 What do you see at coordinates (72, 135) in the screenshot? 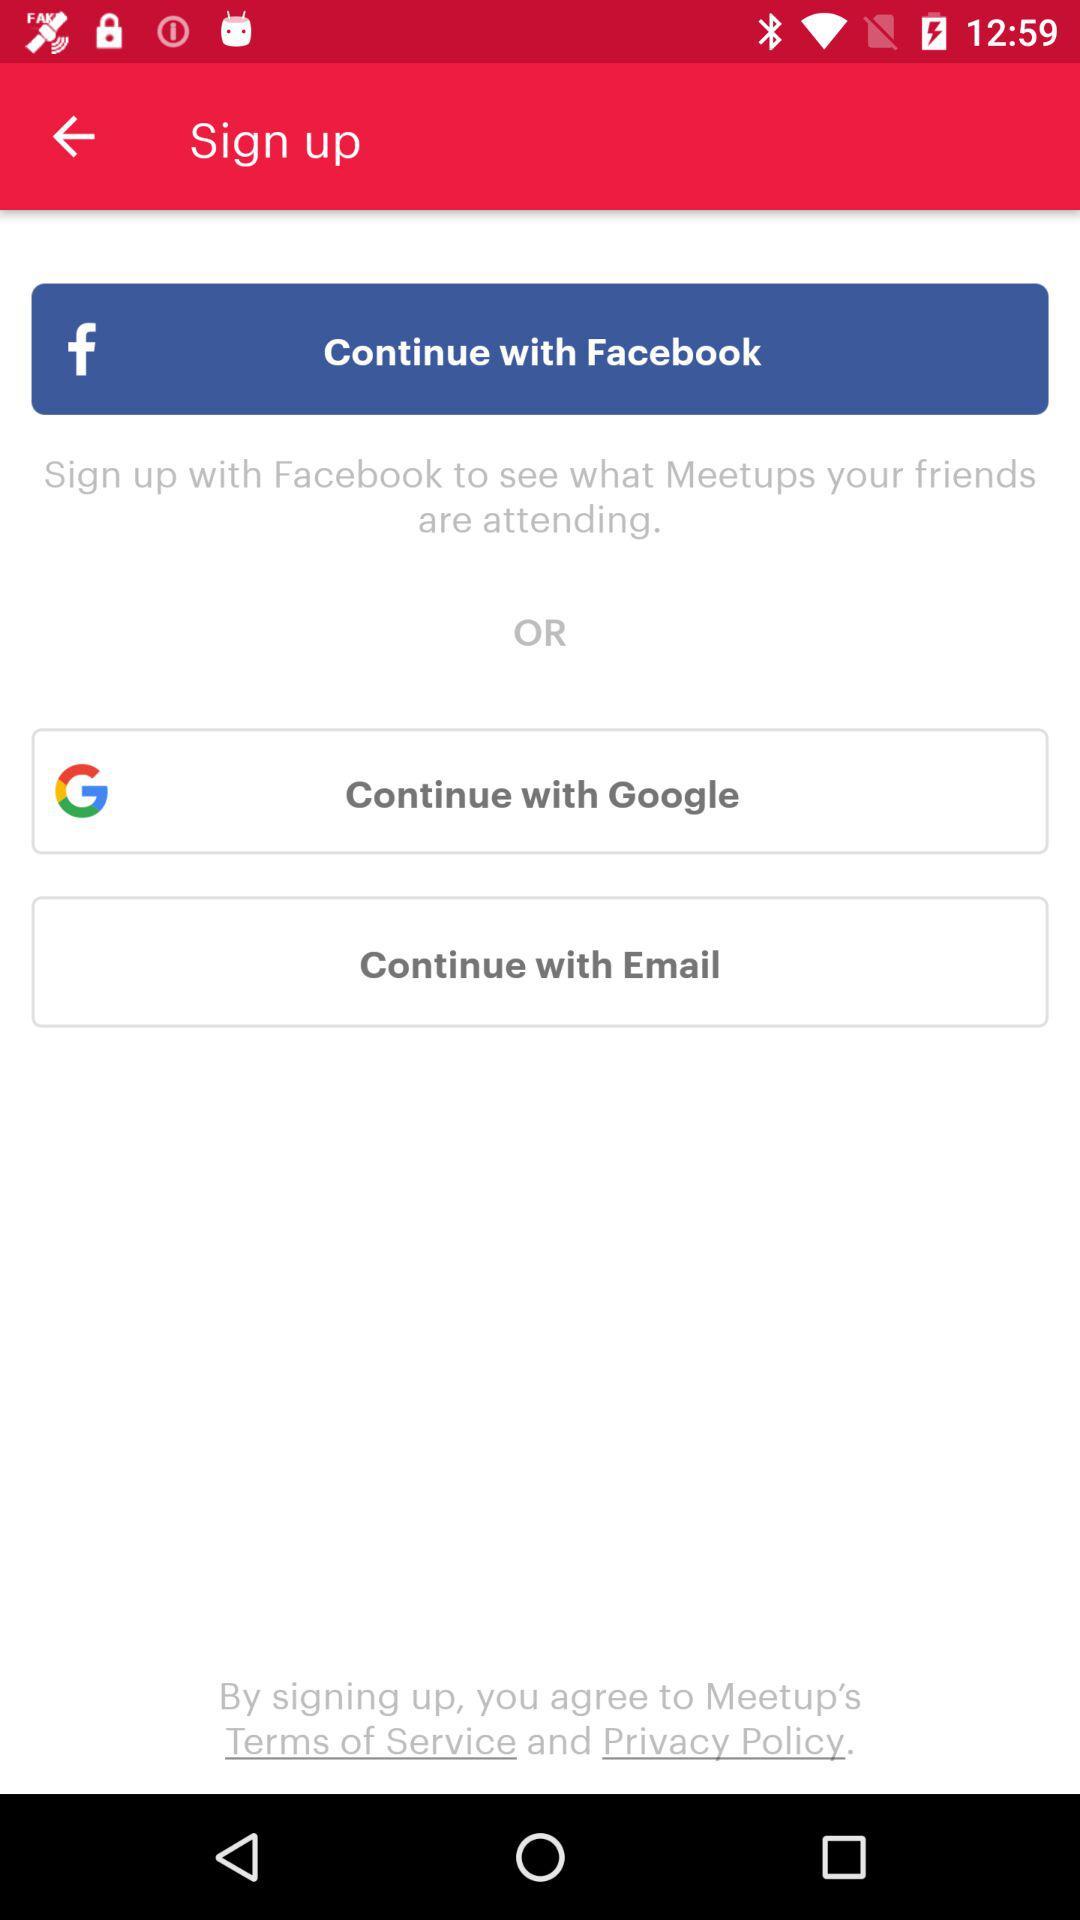
I see `item next to sign up item` at bounding box center [72, 135].